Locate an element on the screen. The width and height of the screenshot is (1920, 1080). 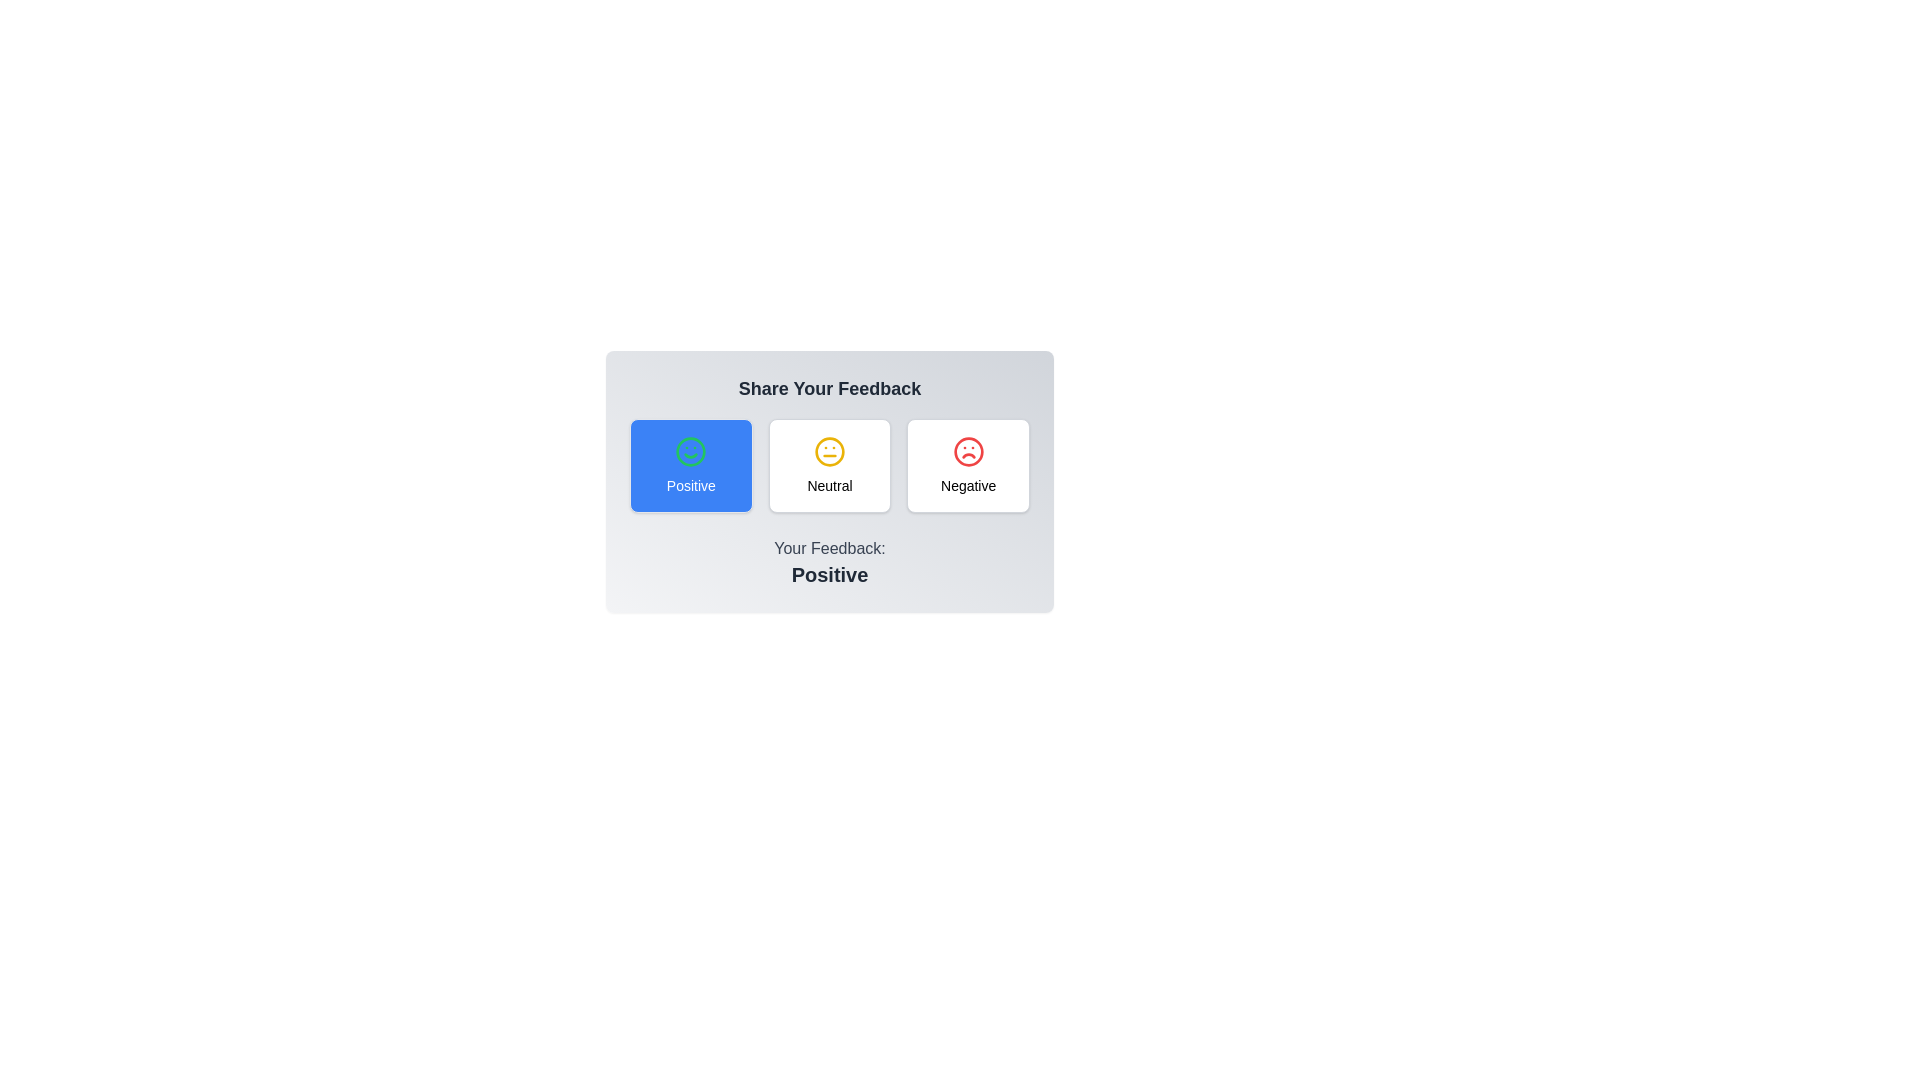
the feedback option Negative for accessibility testing is located at coordinates (968, 466).